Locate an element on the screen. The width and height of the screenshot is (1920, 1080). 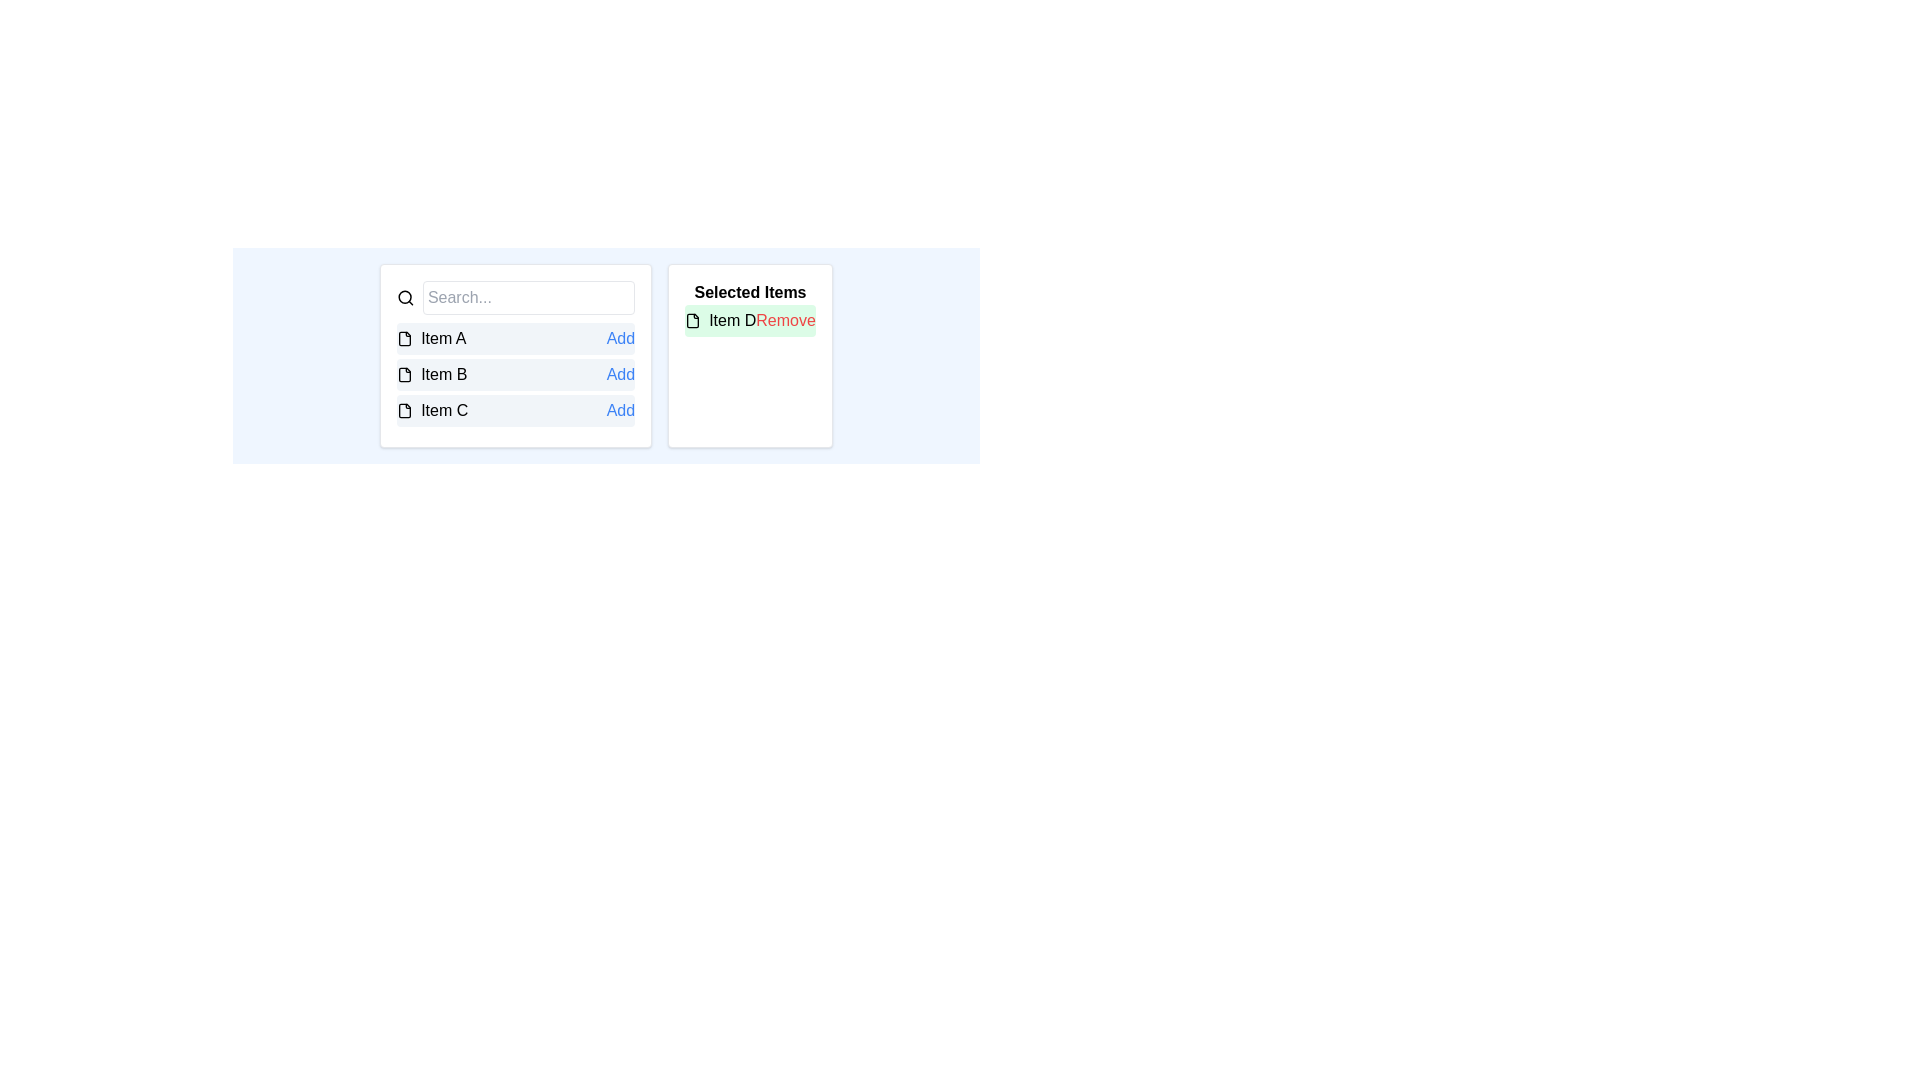
the file icon located in the third item of the list, which is next to the text label for 'Item C' is located at coordinates (404, 410).